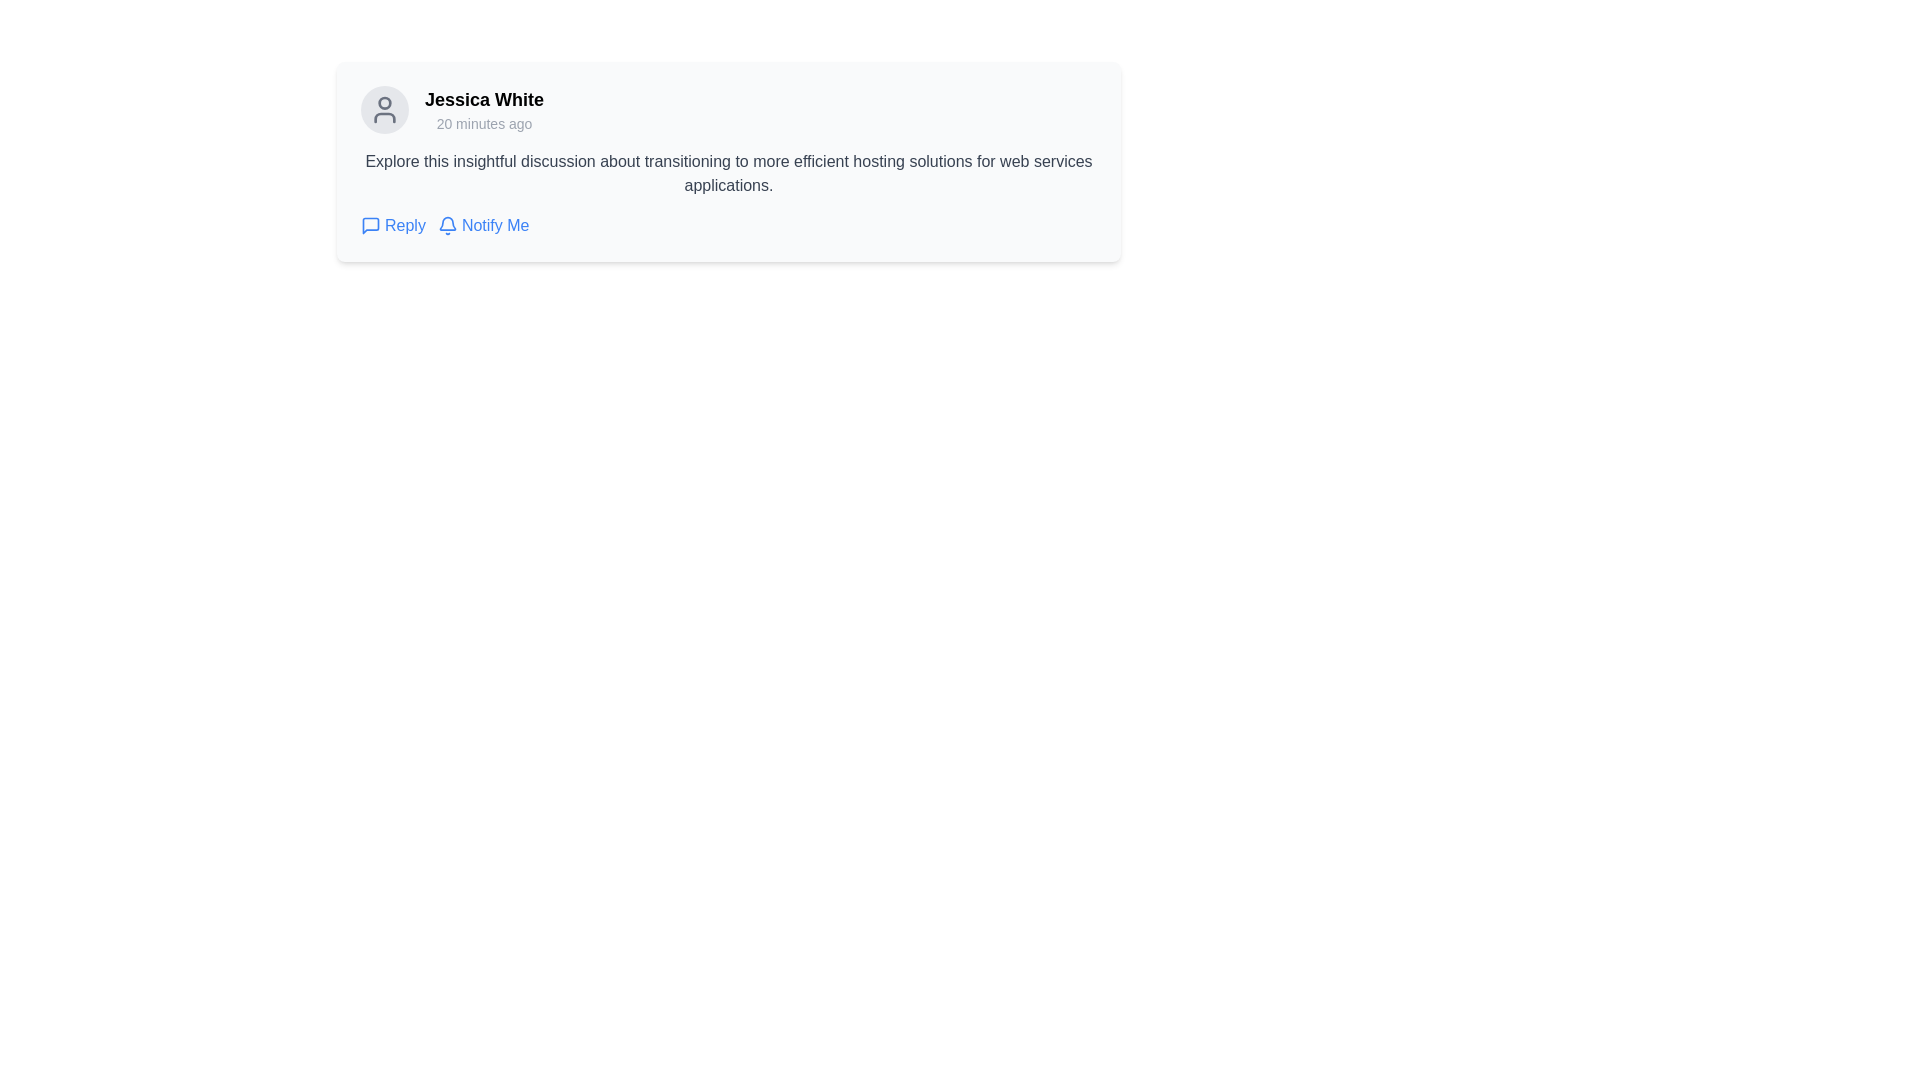  I want to click on the speech bubble icon located to the left of the 'Reply' text in the comment section, so click(370, 225).